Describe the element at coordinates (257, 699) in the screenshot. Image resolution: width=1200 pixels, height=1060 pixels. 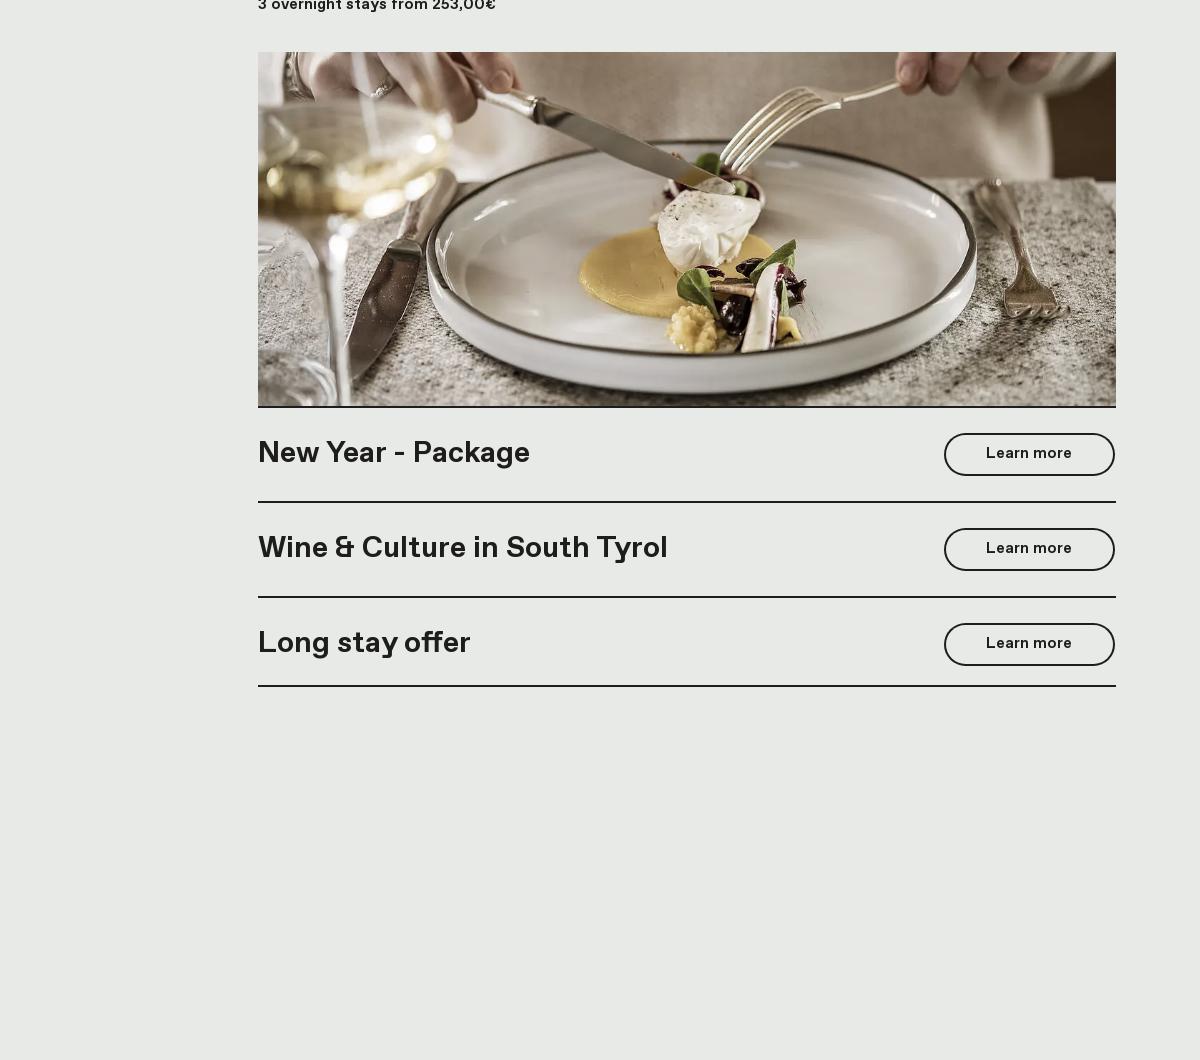
I see `'28.08.2023 - 24.12.2023'` at that location.